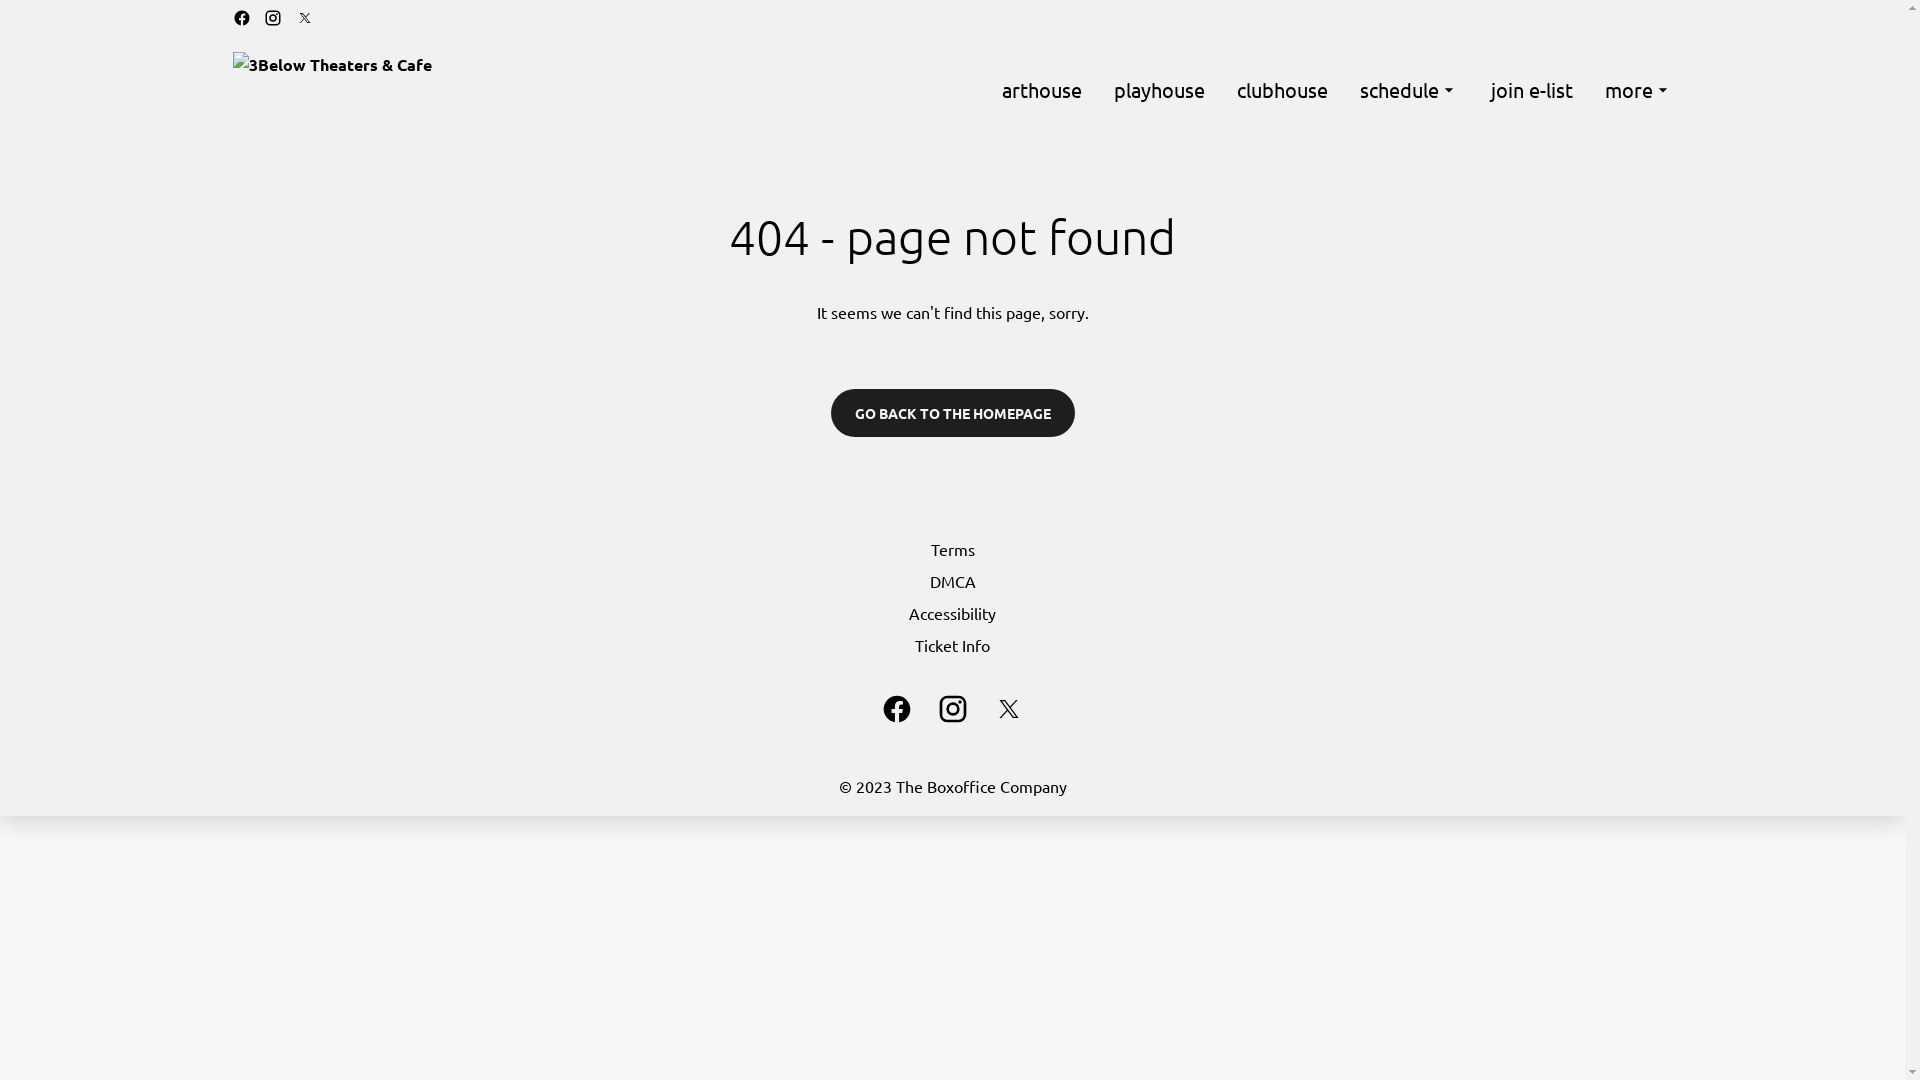 The width and height of the screenshot is (1920, 1080). I want to click on 'facebook', so click(231, 18).